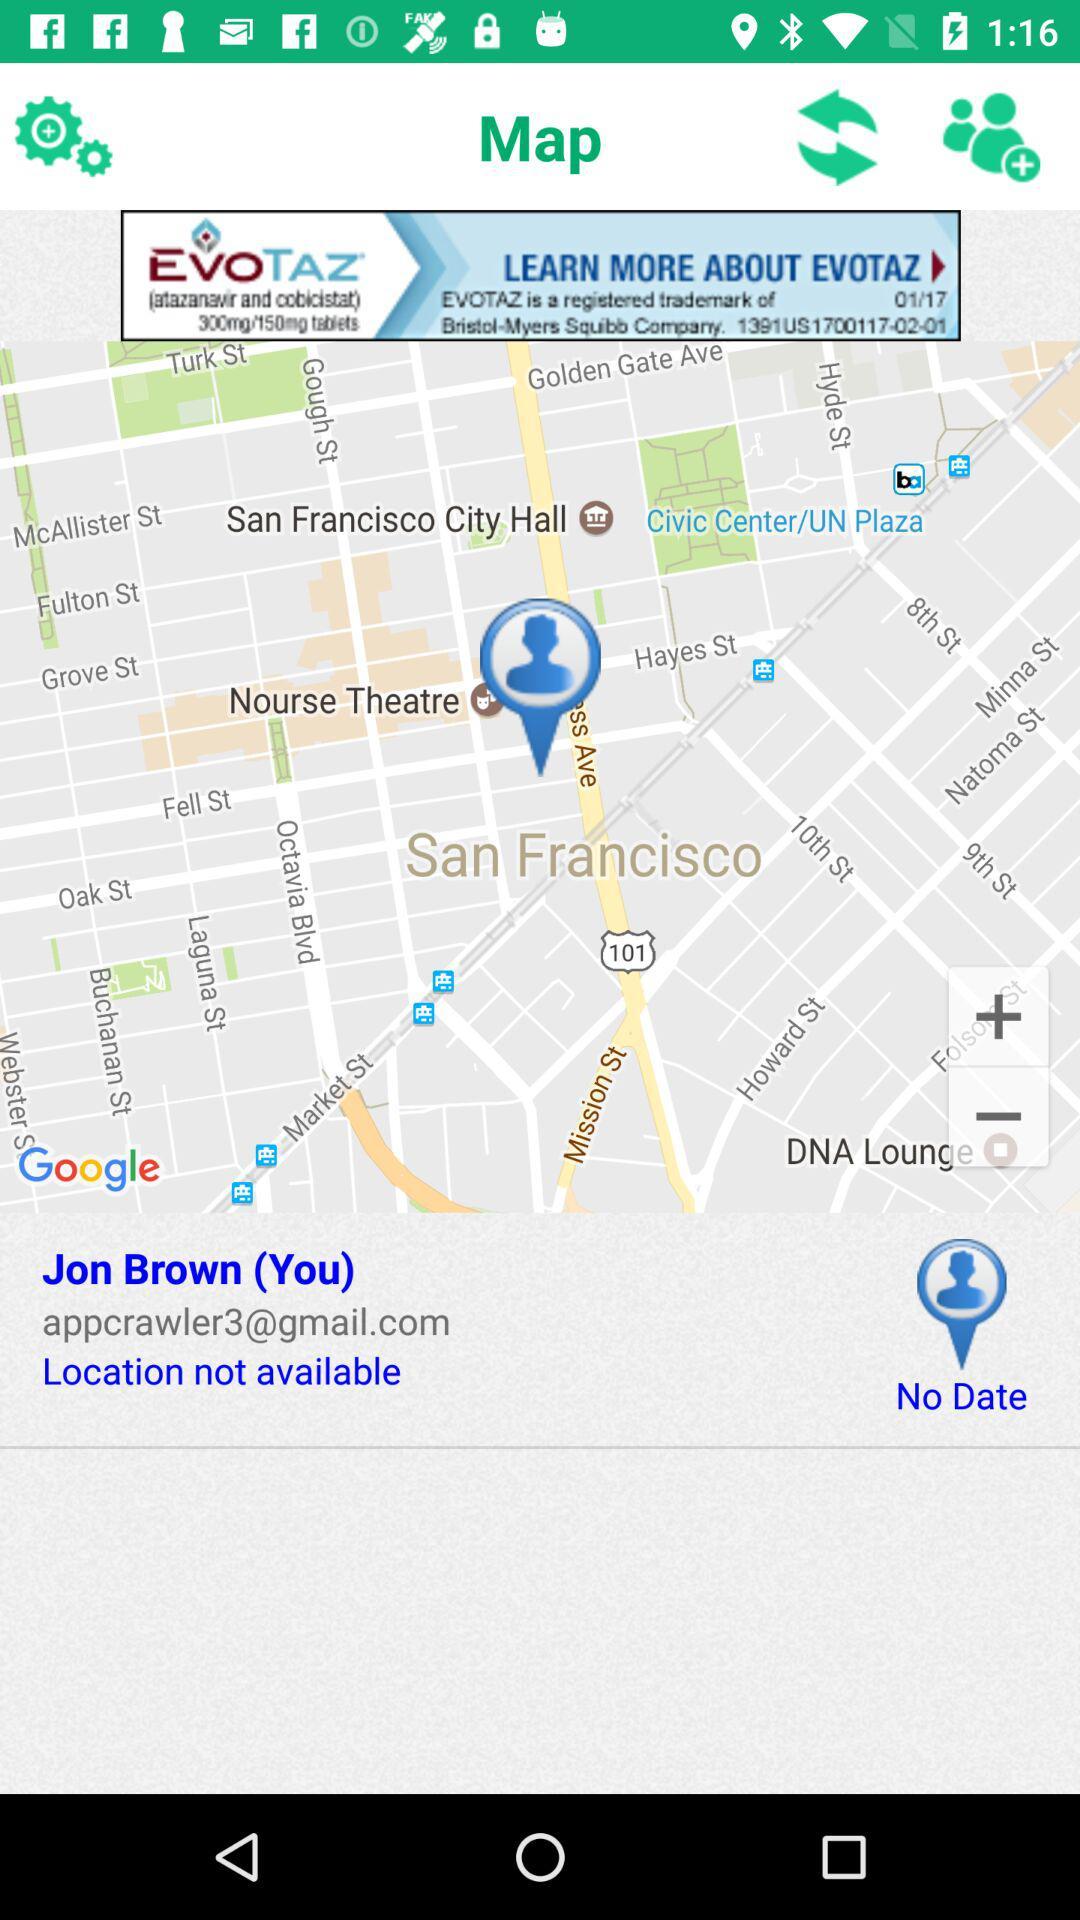 This screenshot has width=1080, height=1920. Describe the element at coordinates (540, 274) in the screenshot. I see `map of evotaz` at that location.